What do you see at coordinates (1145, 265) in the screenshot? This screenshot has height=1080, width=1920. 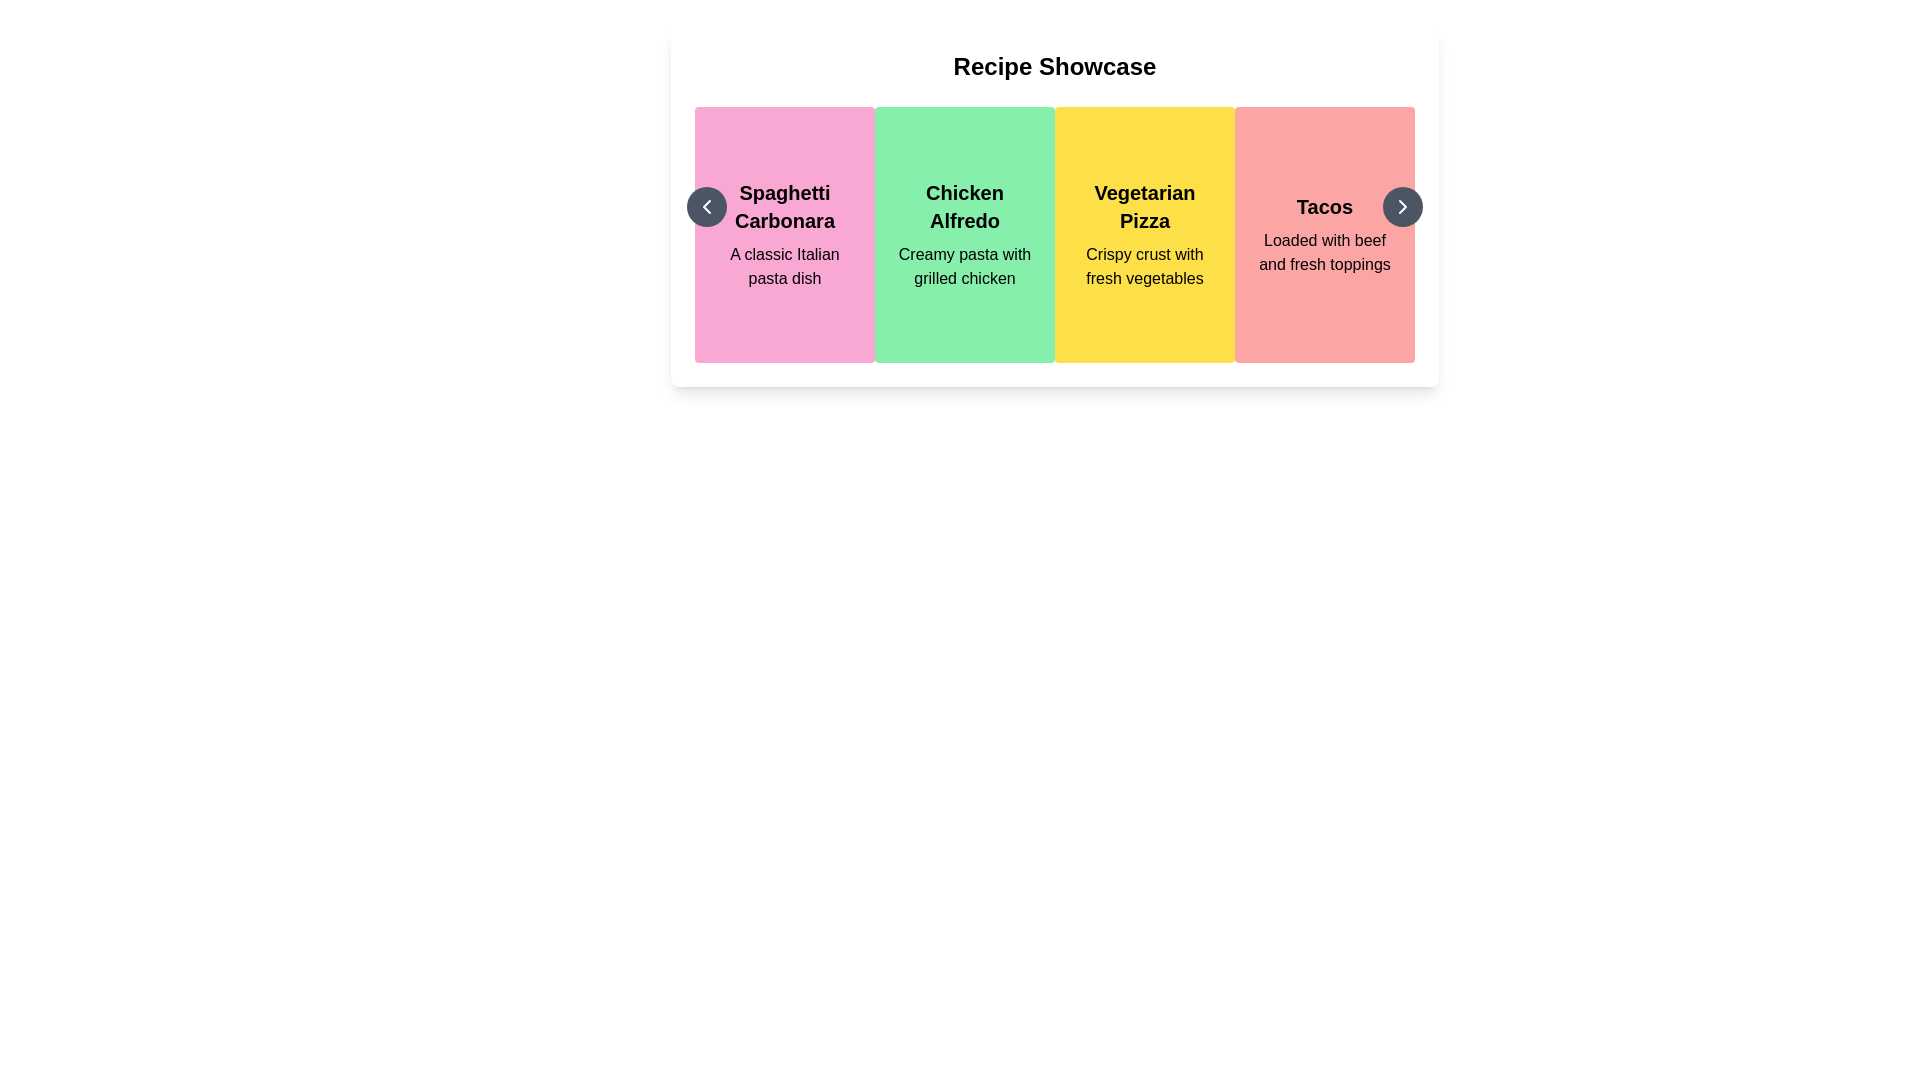 I see `text label that says 'Crispy crust with fresh vegetables', which is styled in regular black font on a yellow background and located beneath the heading 'Vegetarian Pizza'` at bounding box center [1145, 265].